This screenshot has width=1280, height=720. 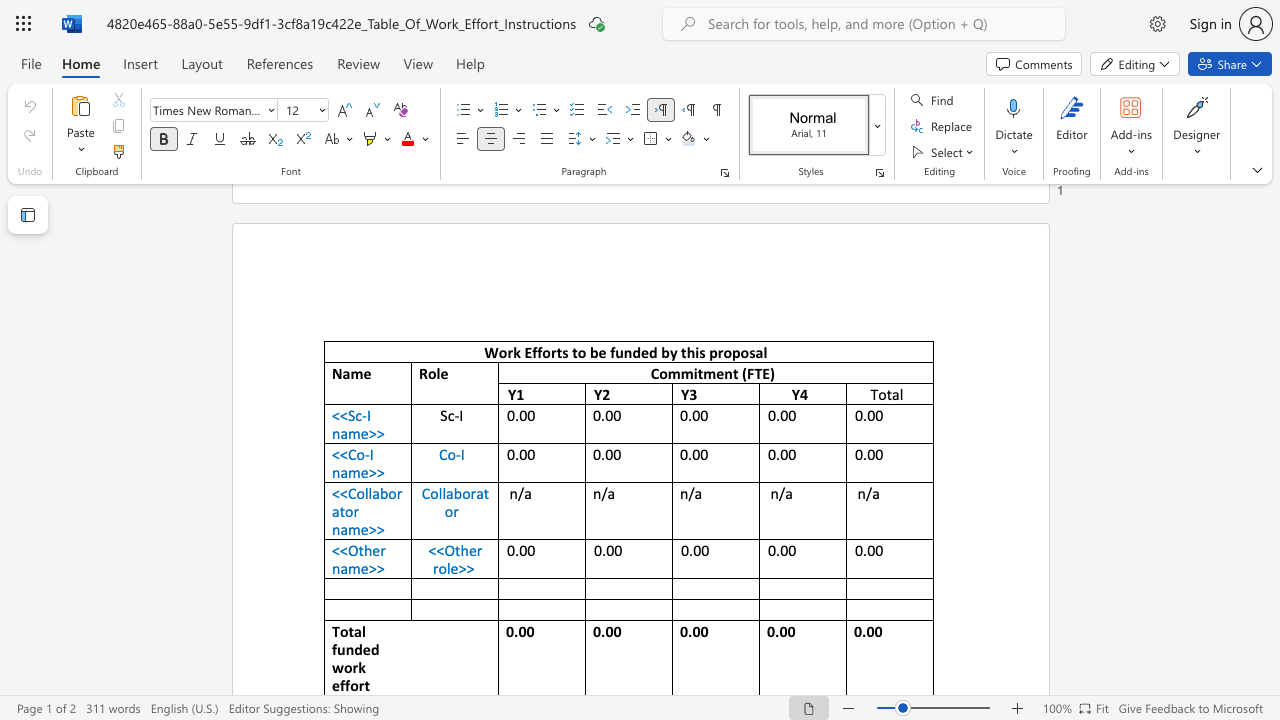 What do you see at coordinates (370, 649) in the screenshot?
I see `the subset text "d work effor" within the text "Total funded work effort"` at bounding box center [370, 649].